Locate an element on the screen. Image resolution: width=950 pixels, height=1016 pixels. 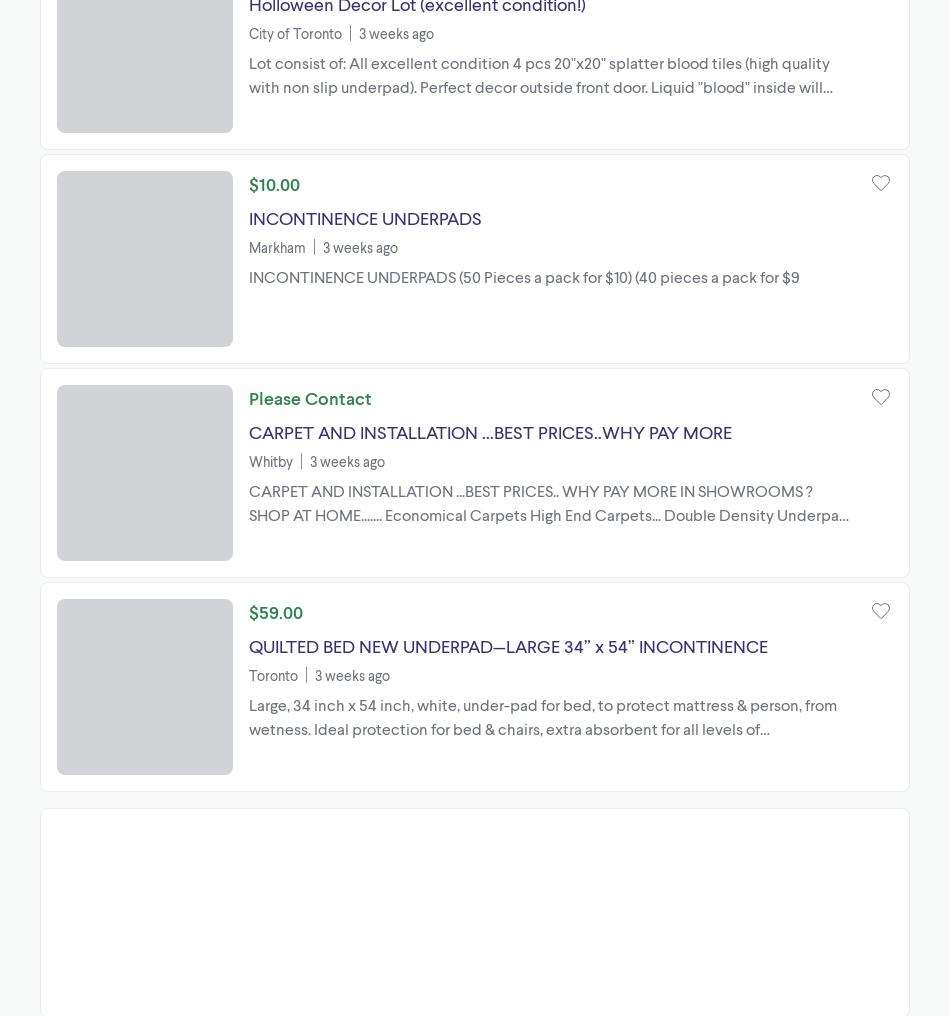
'City of Toronto' is located at coordinates (294, 31).